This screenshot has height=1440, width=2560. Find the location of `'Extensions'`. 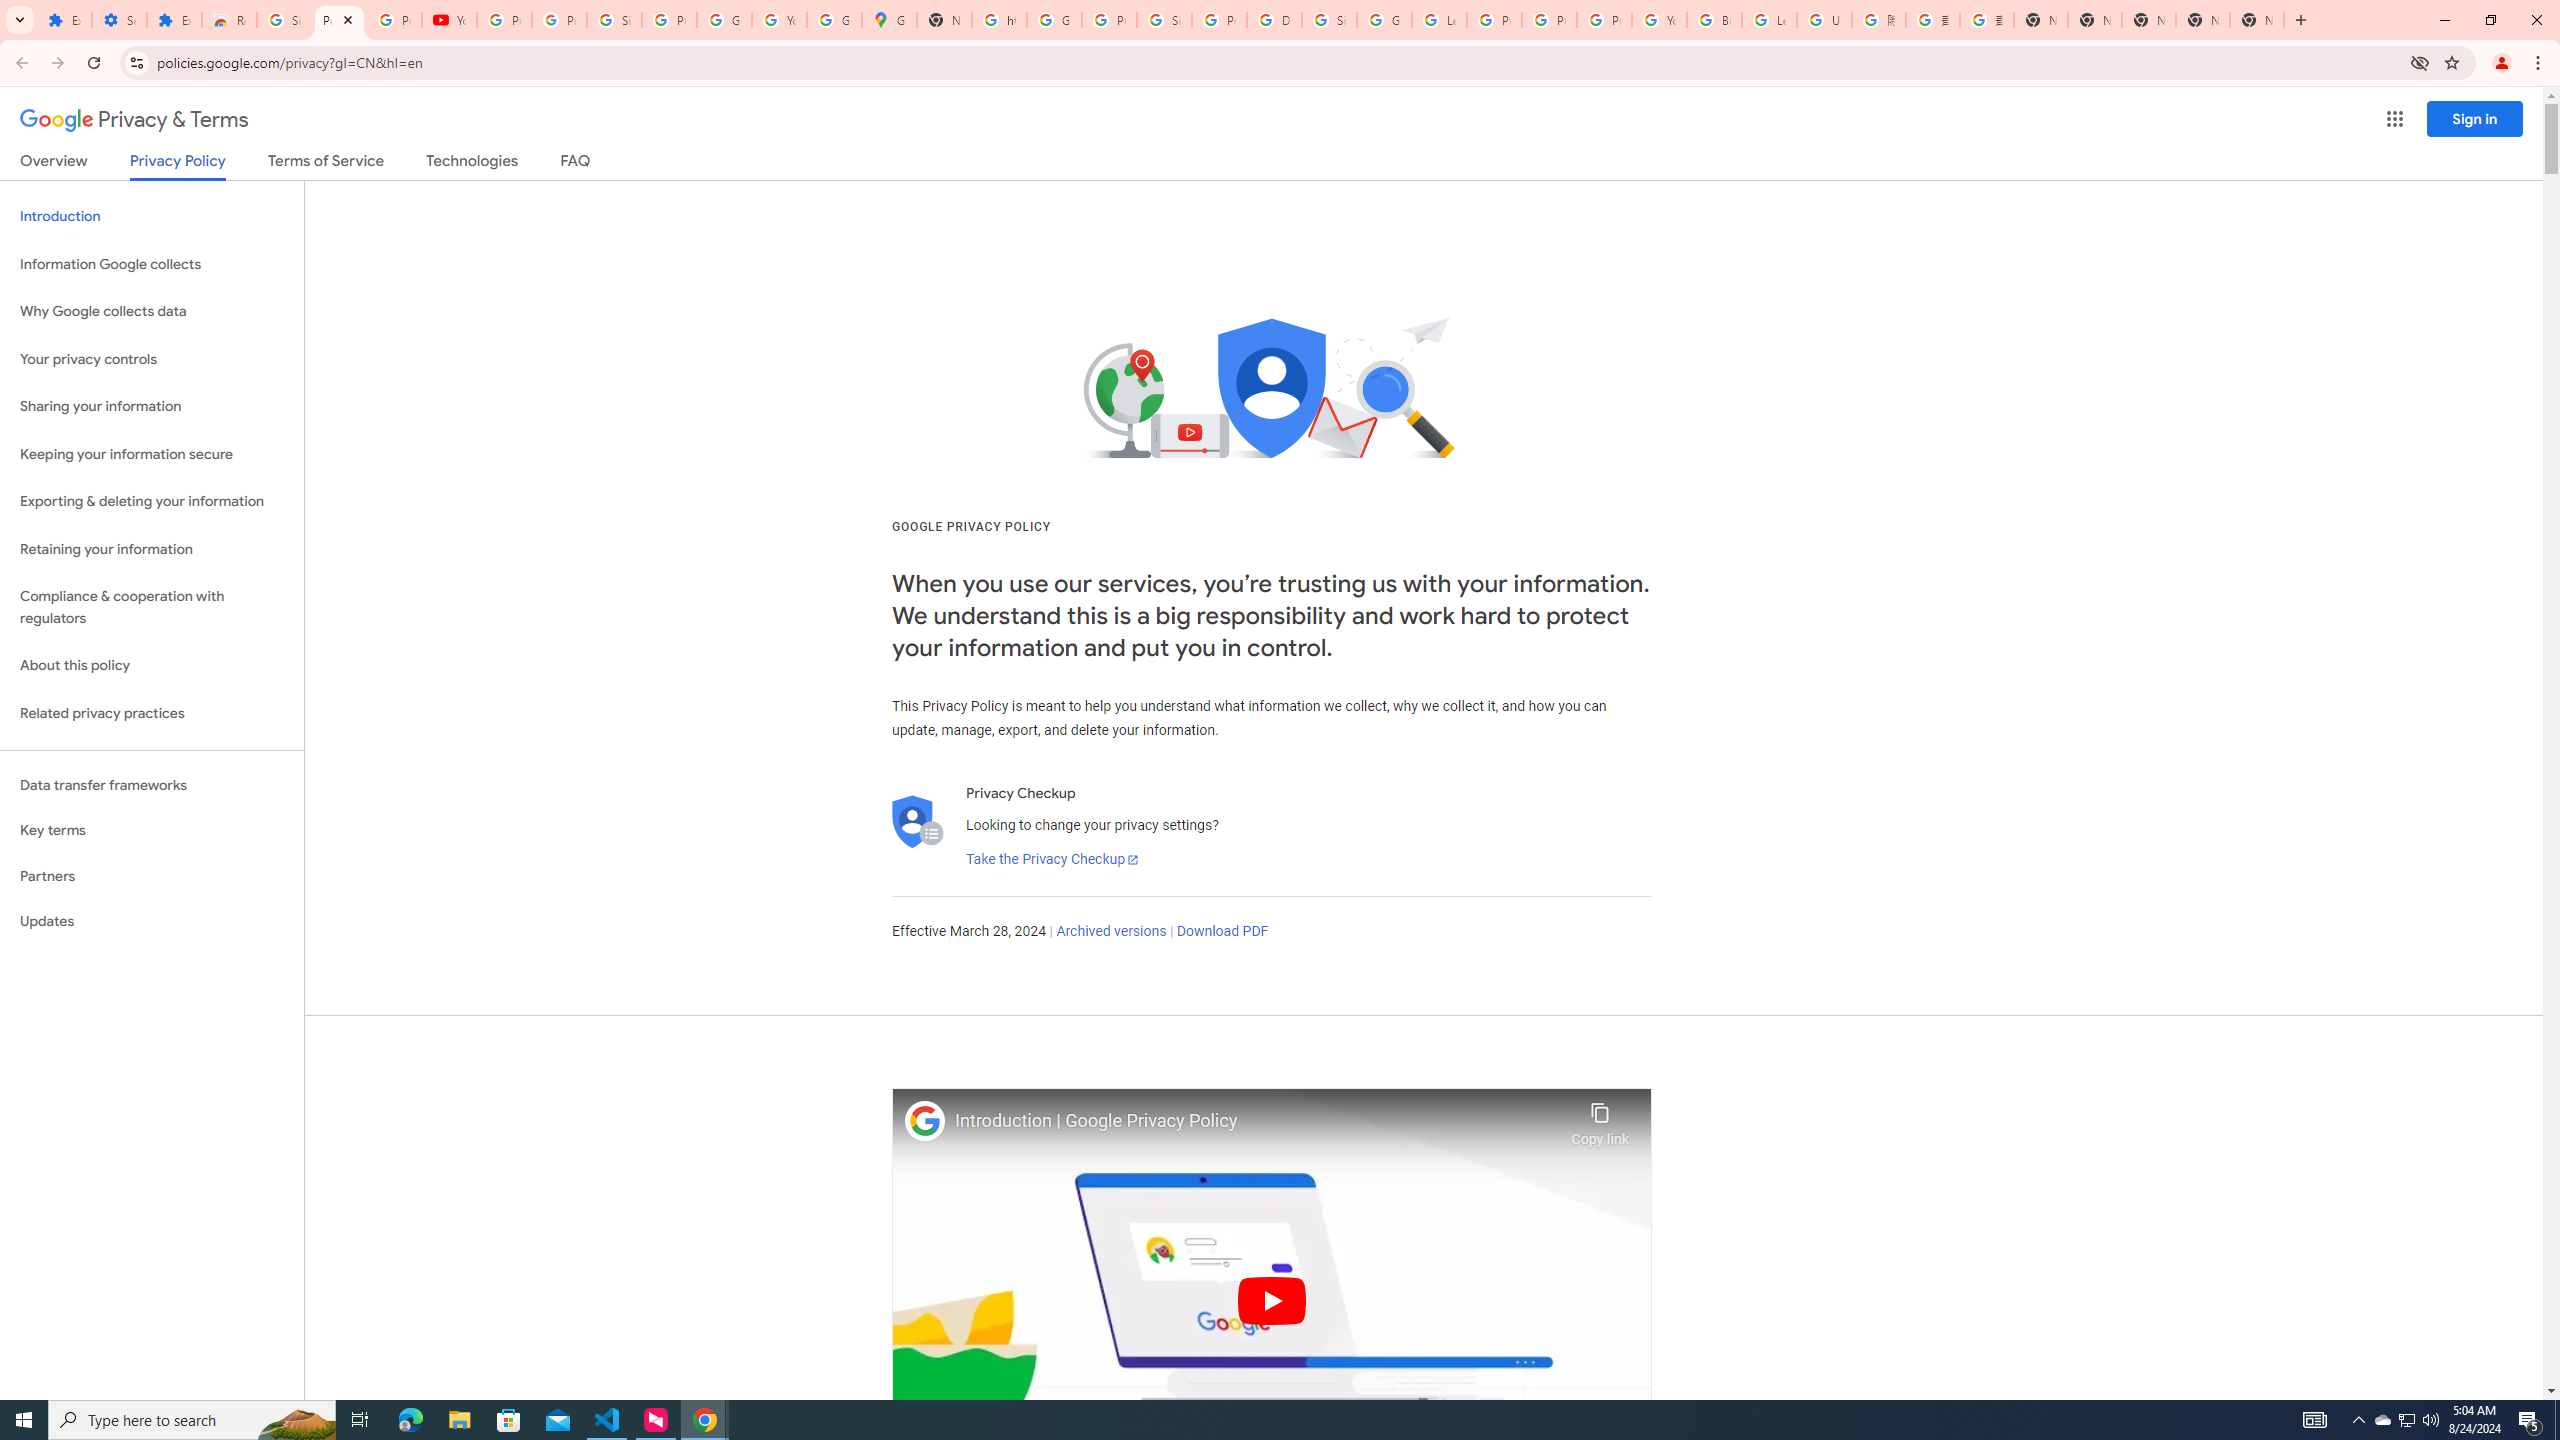

'Extensions' is located at coordinates (174, 19).